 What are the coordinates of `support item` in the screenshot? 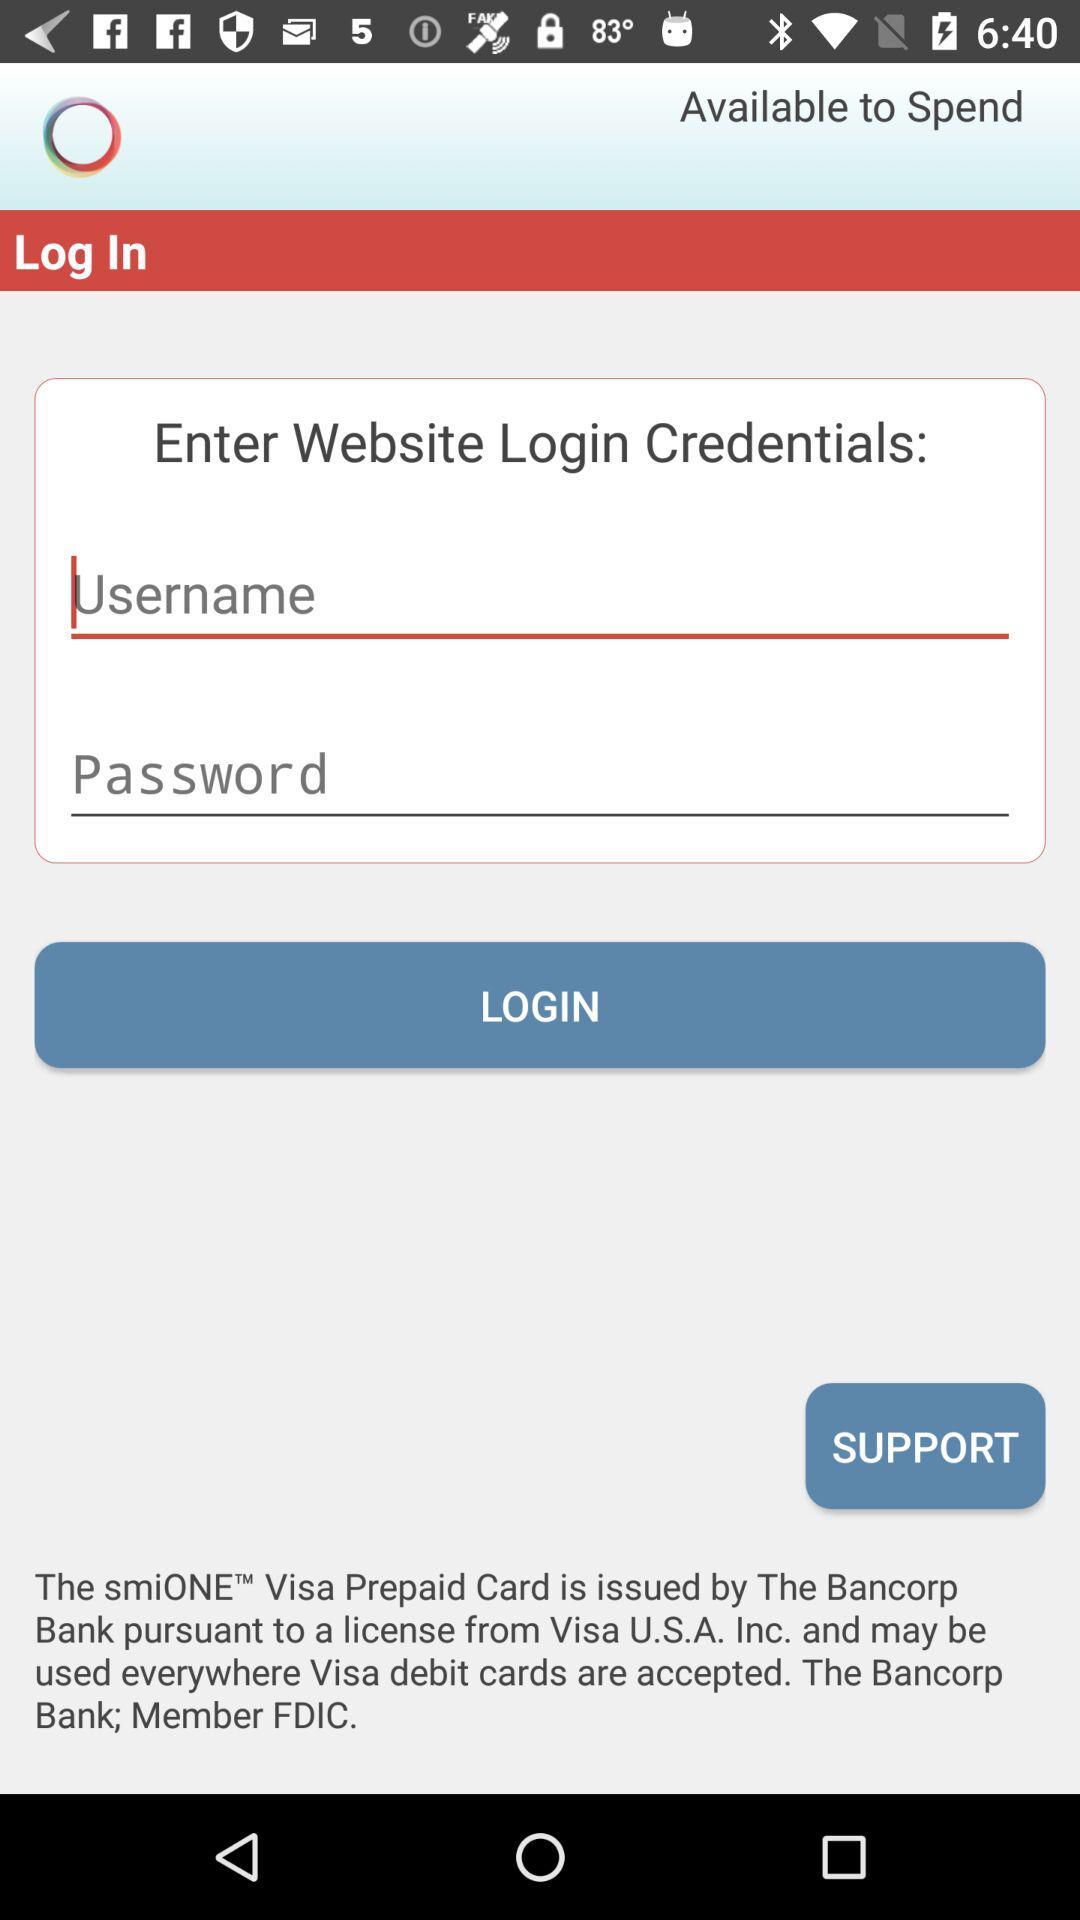 It's located at (925, 1445).